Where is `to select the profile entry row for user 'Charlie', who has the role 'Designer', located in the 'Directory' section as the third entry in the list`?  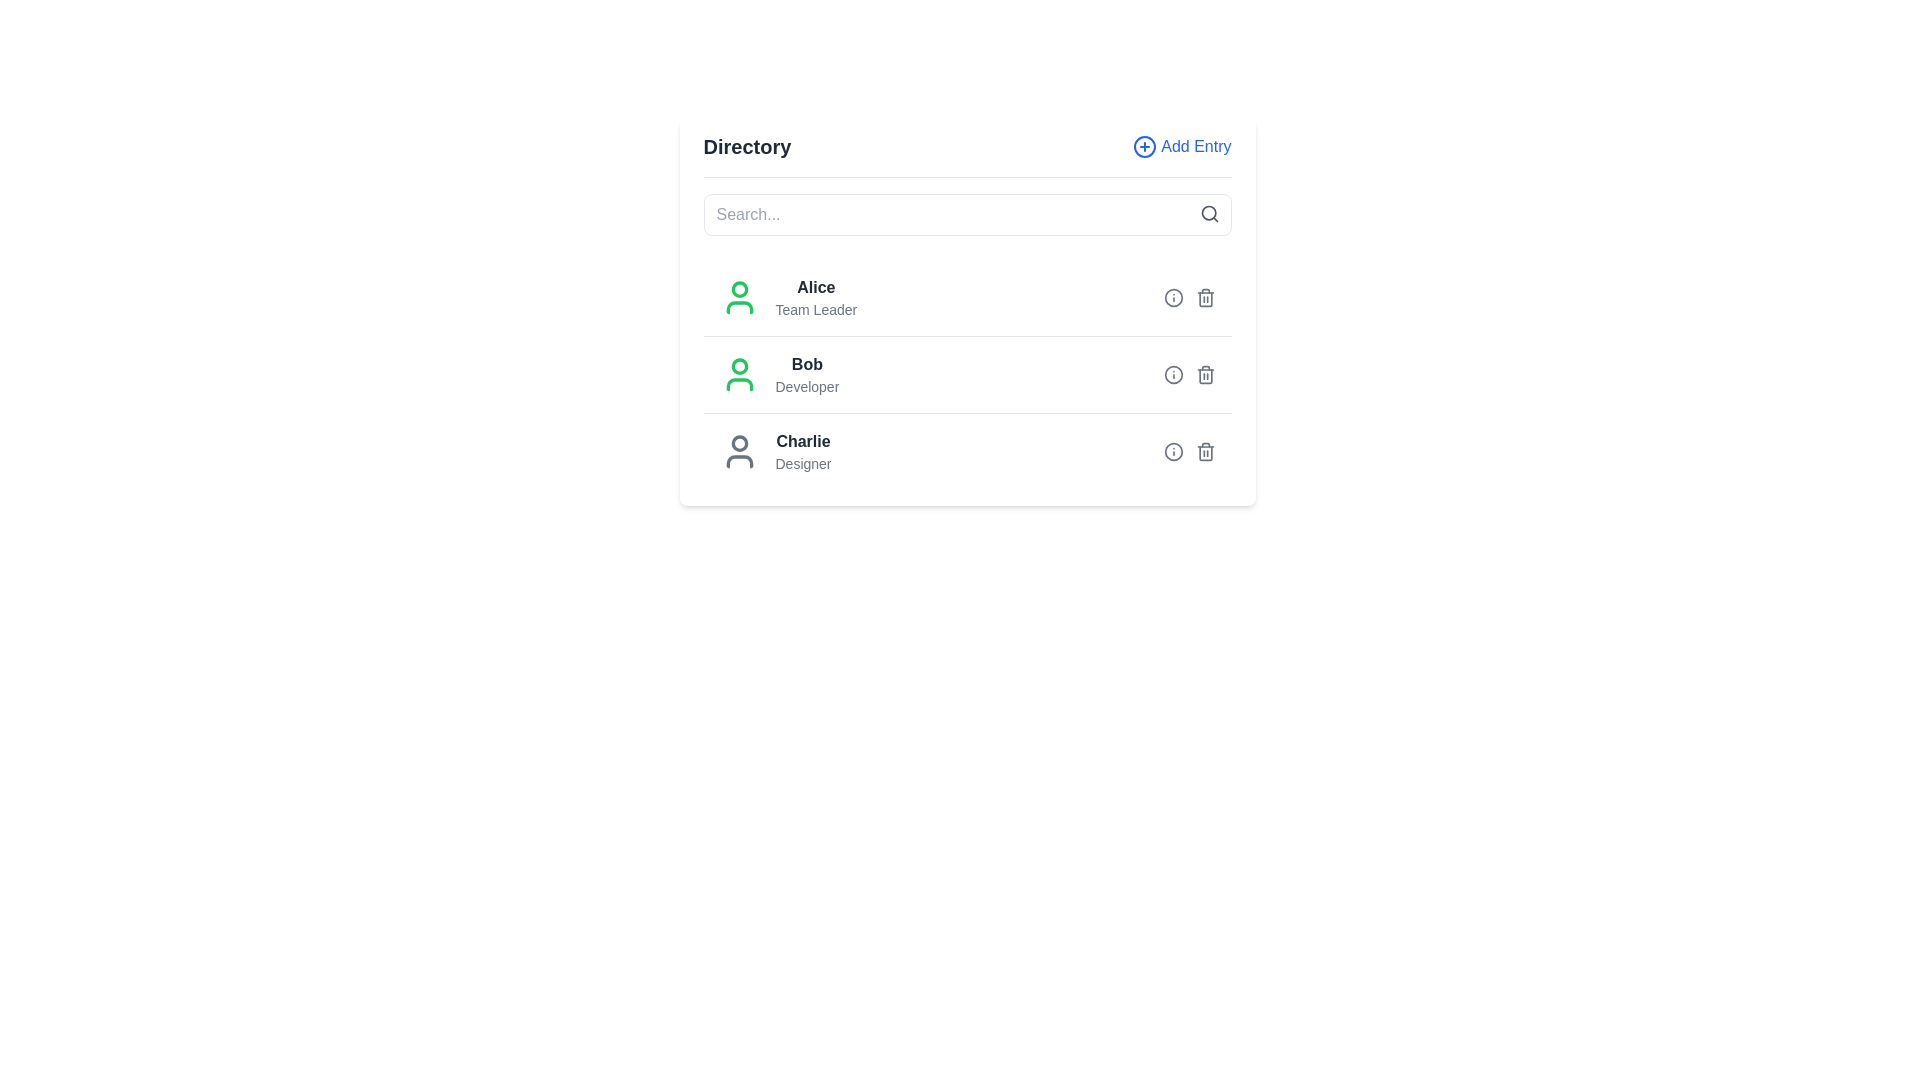 to select the profile entry row for user 'Charlie', who has the role 'Designer', located in the 'Directory' section as the third entry in the list is located at coordinates (967, 451).